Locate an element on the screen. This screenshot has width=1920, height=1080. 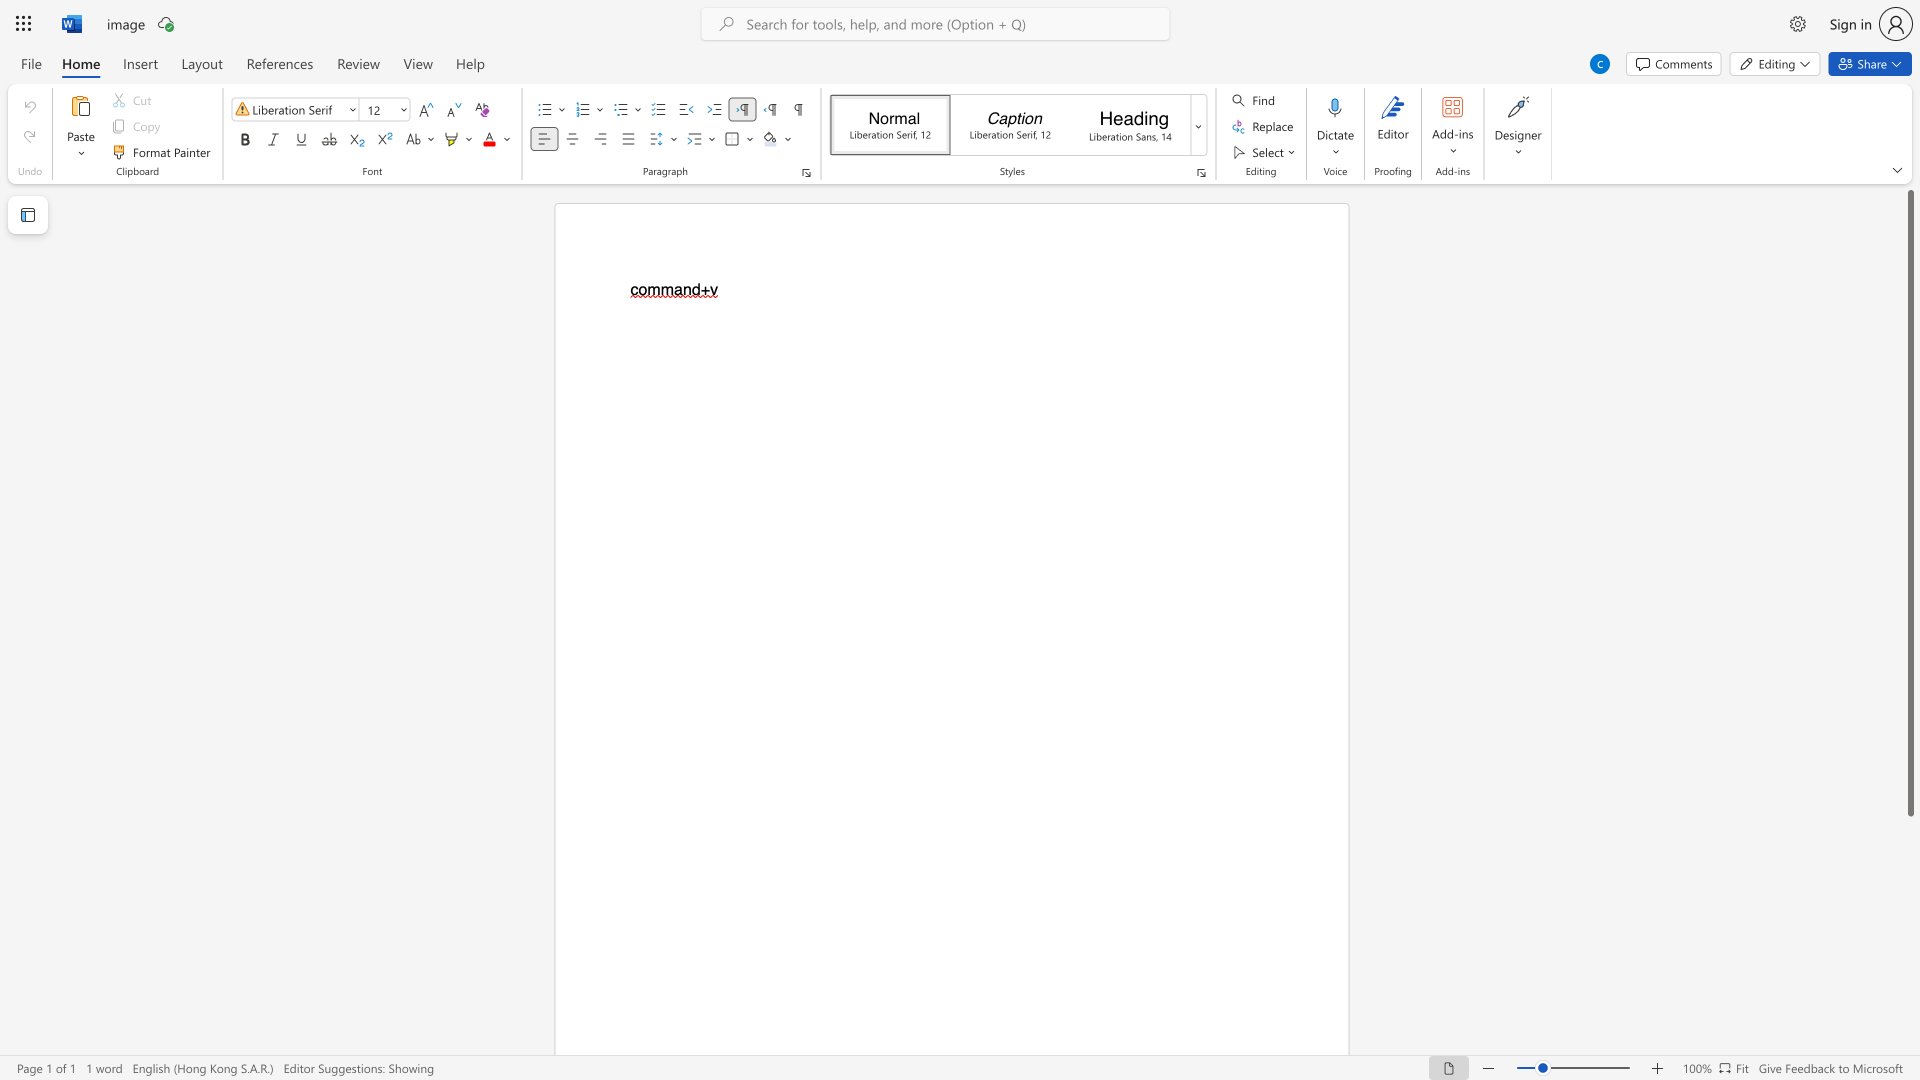
the scrollbar to adjust the page downward is located at coordinates (1909, 859).